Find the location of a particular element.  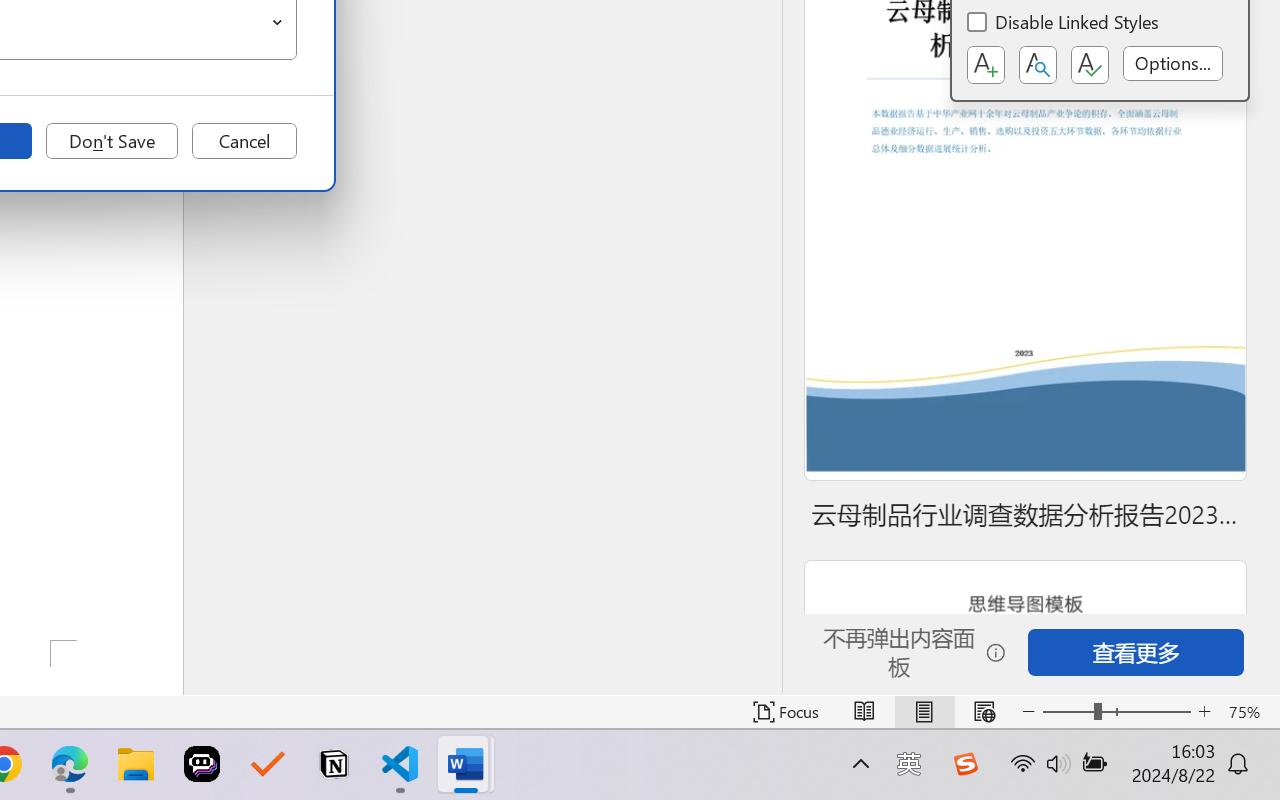

'Class: Image' is located at coordinates (965, 764).